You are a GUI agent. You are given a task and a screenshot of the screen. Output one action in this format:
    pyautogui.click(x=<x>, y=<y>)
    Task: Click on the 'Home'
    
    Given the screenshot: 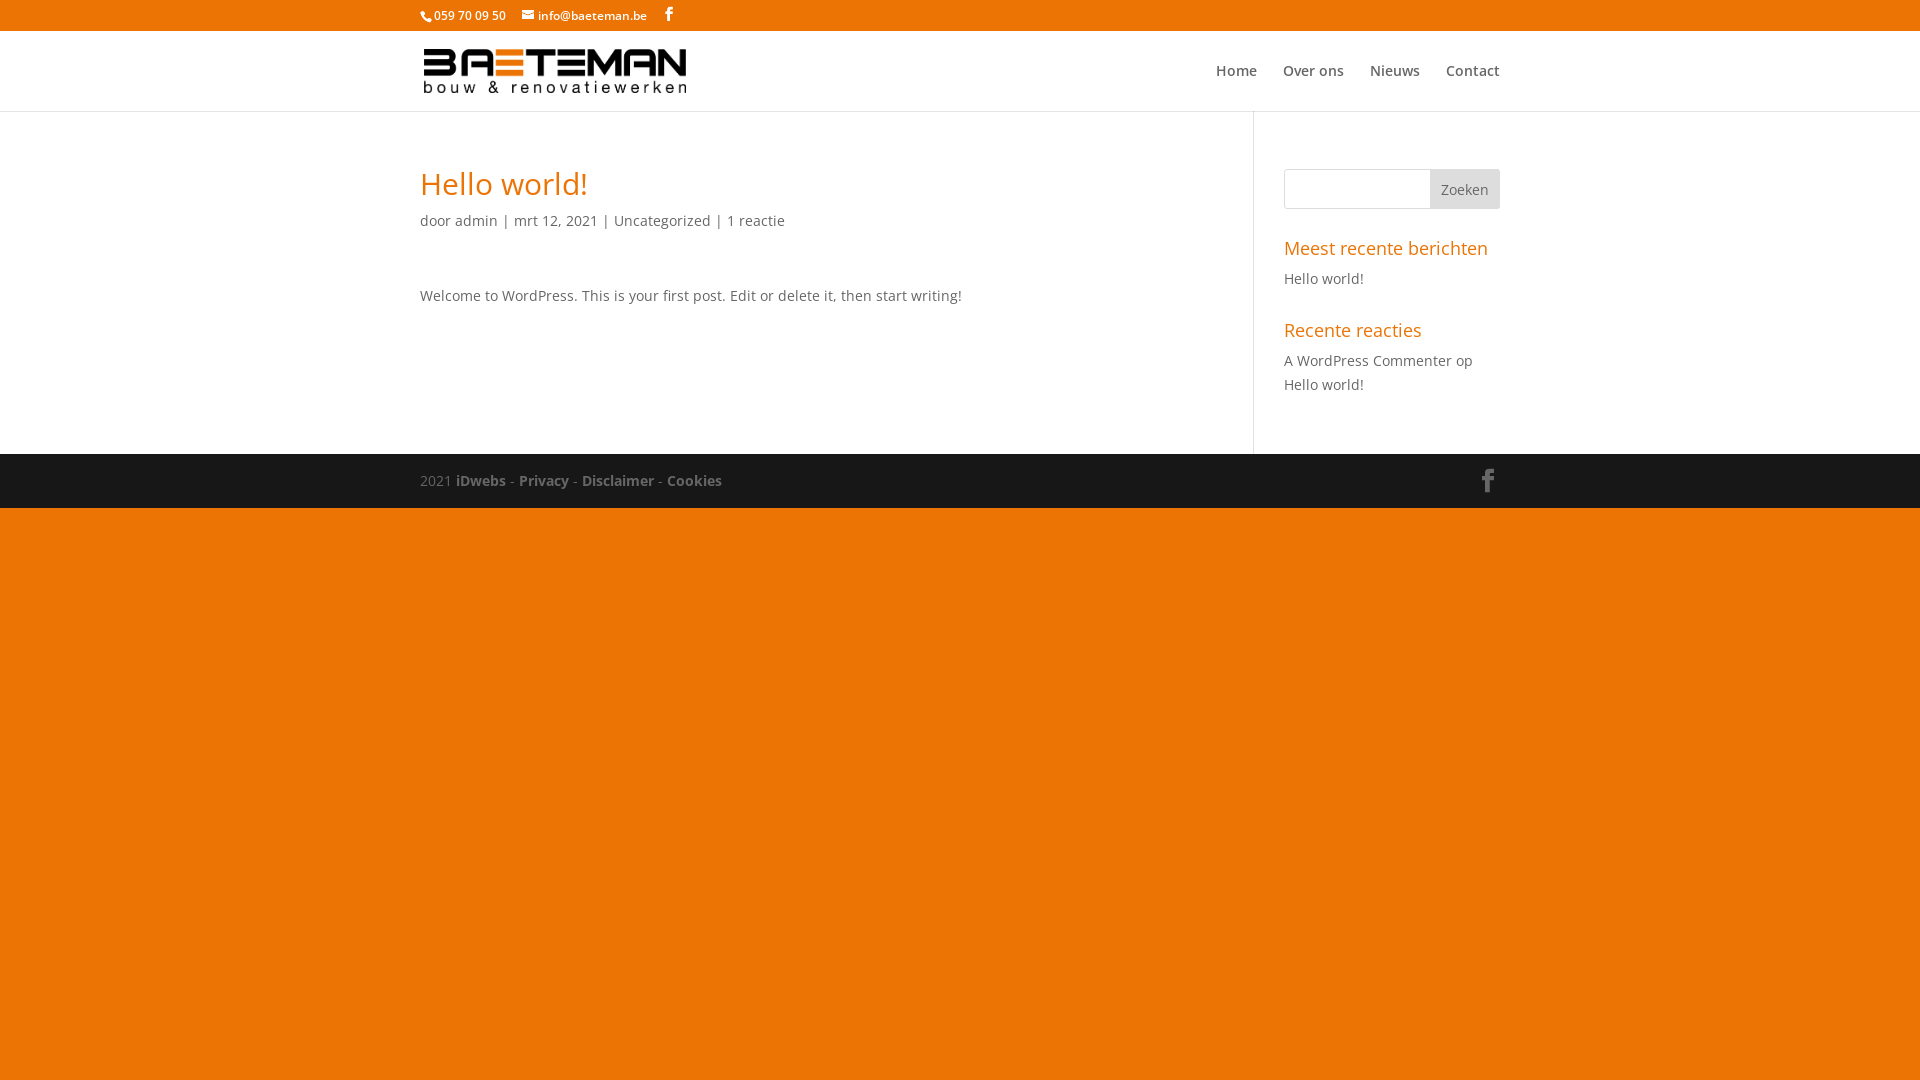 What is the action you would take?
    pyautogui.click(x=1235, y=86)
    